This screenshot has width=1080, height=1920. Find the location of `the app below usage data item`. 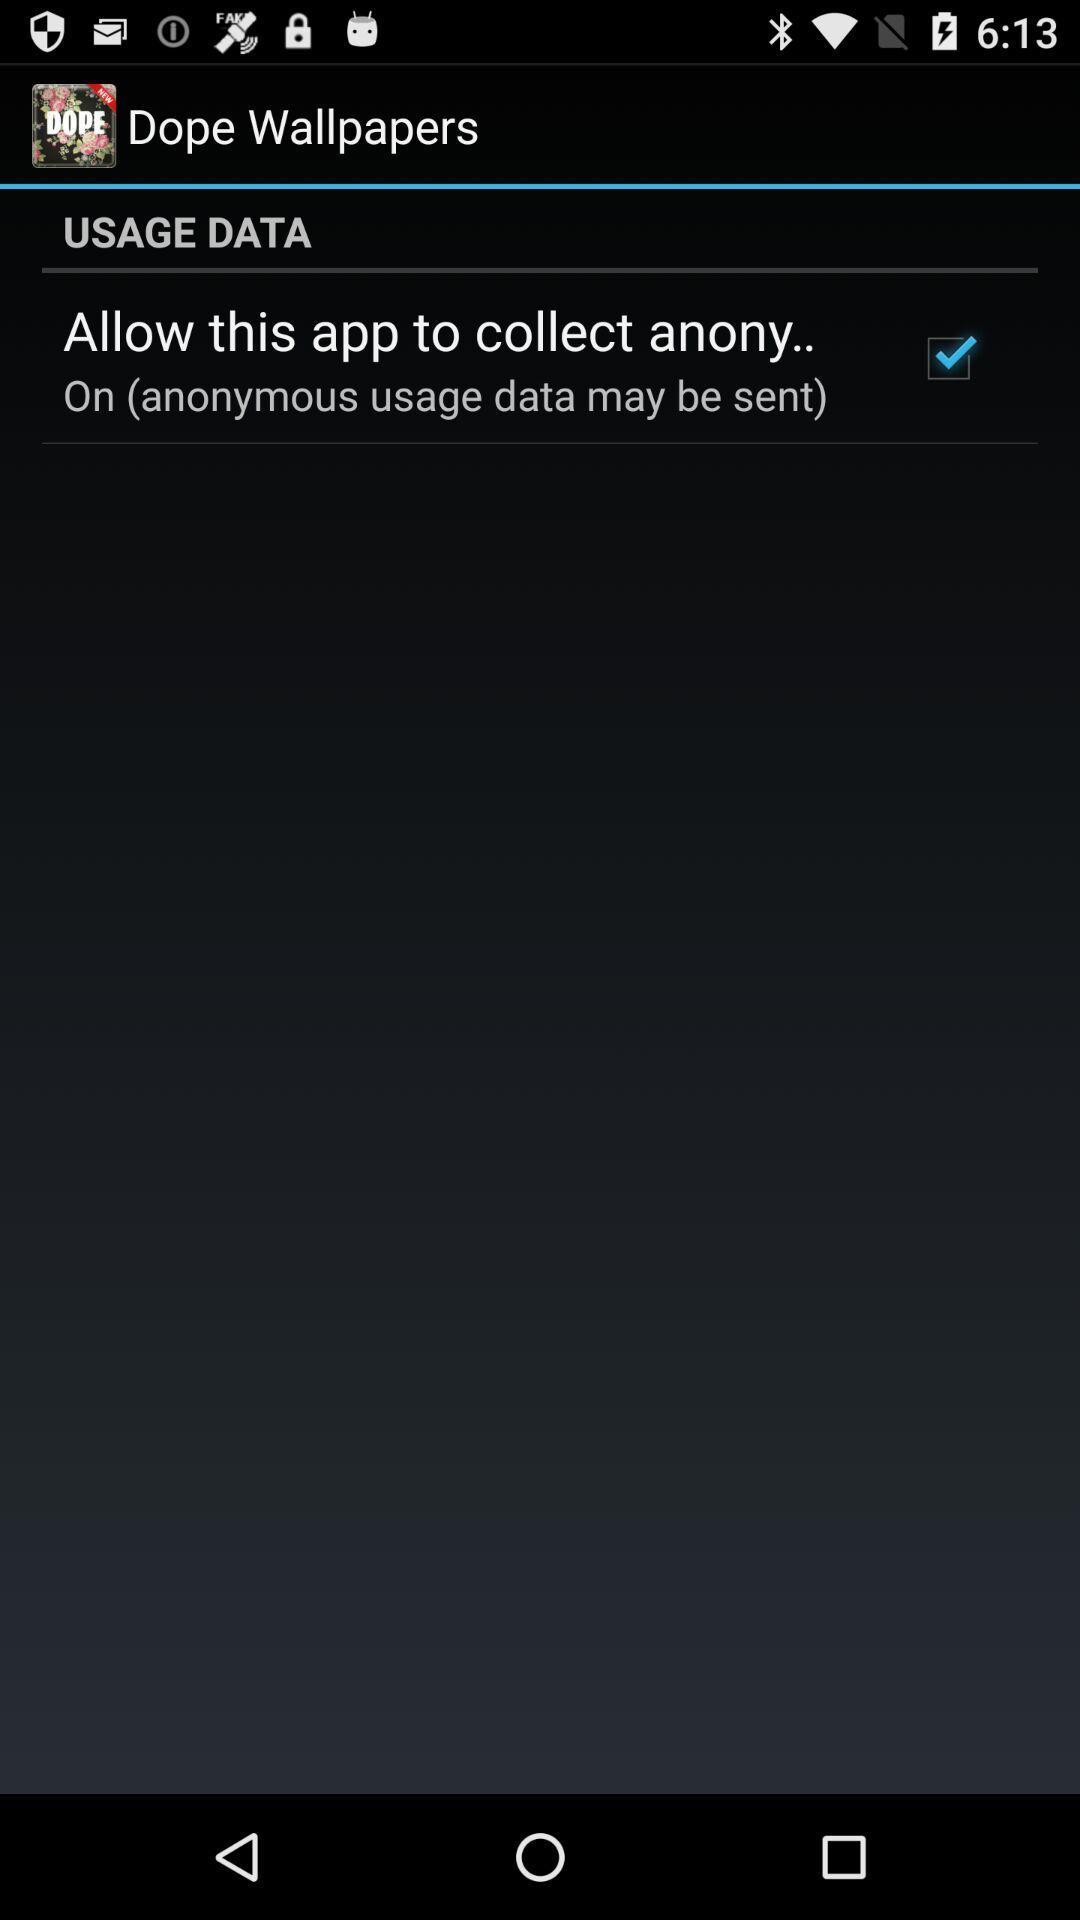

the app below usage data item is located at coordinates (463, 329).